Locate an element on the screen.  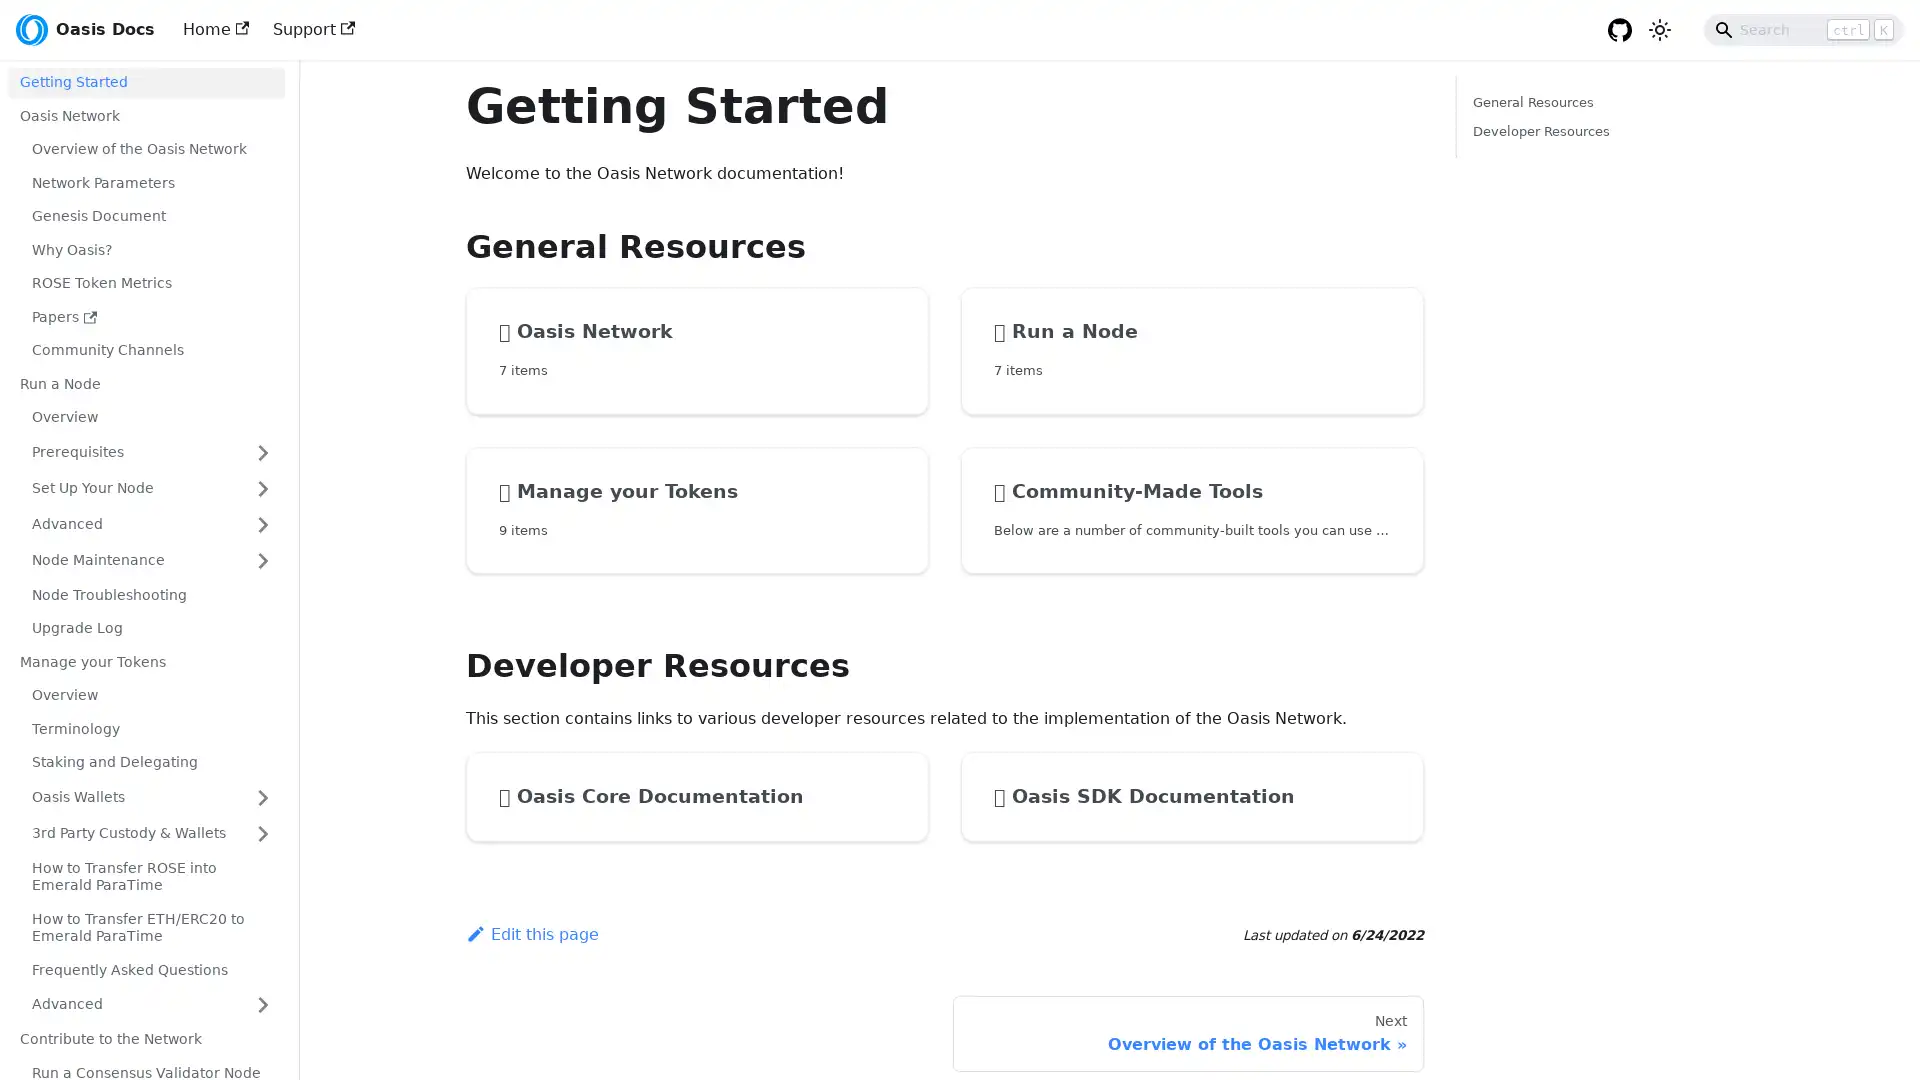
Toggle the collapsible sidebar category '3rd Party Custody & Wallets' is located at coordinates (262, 833).